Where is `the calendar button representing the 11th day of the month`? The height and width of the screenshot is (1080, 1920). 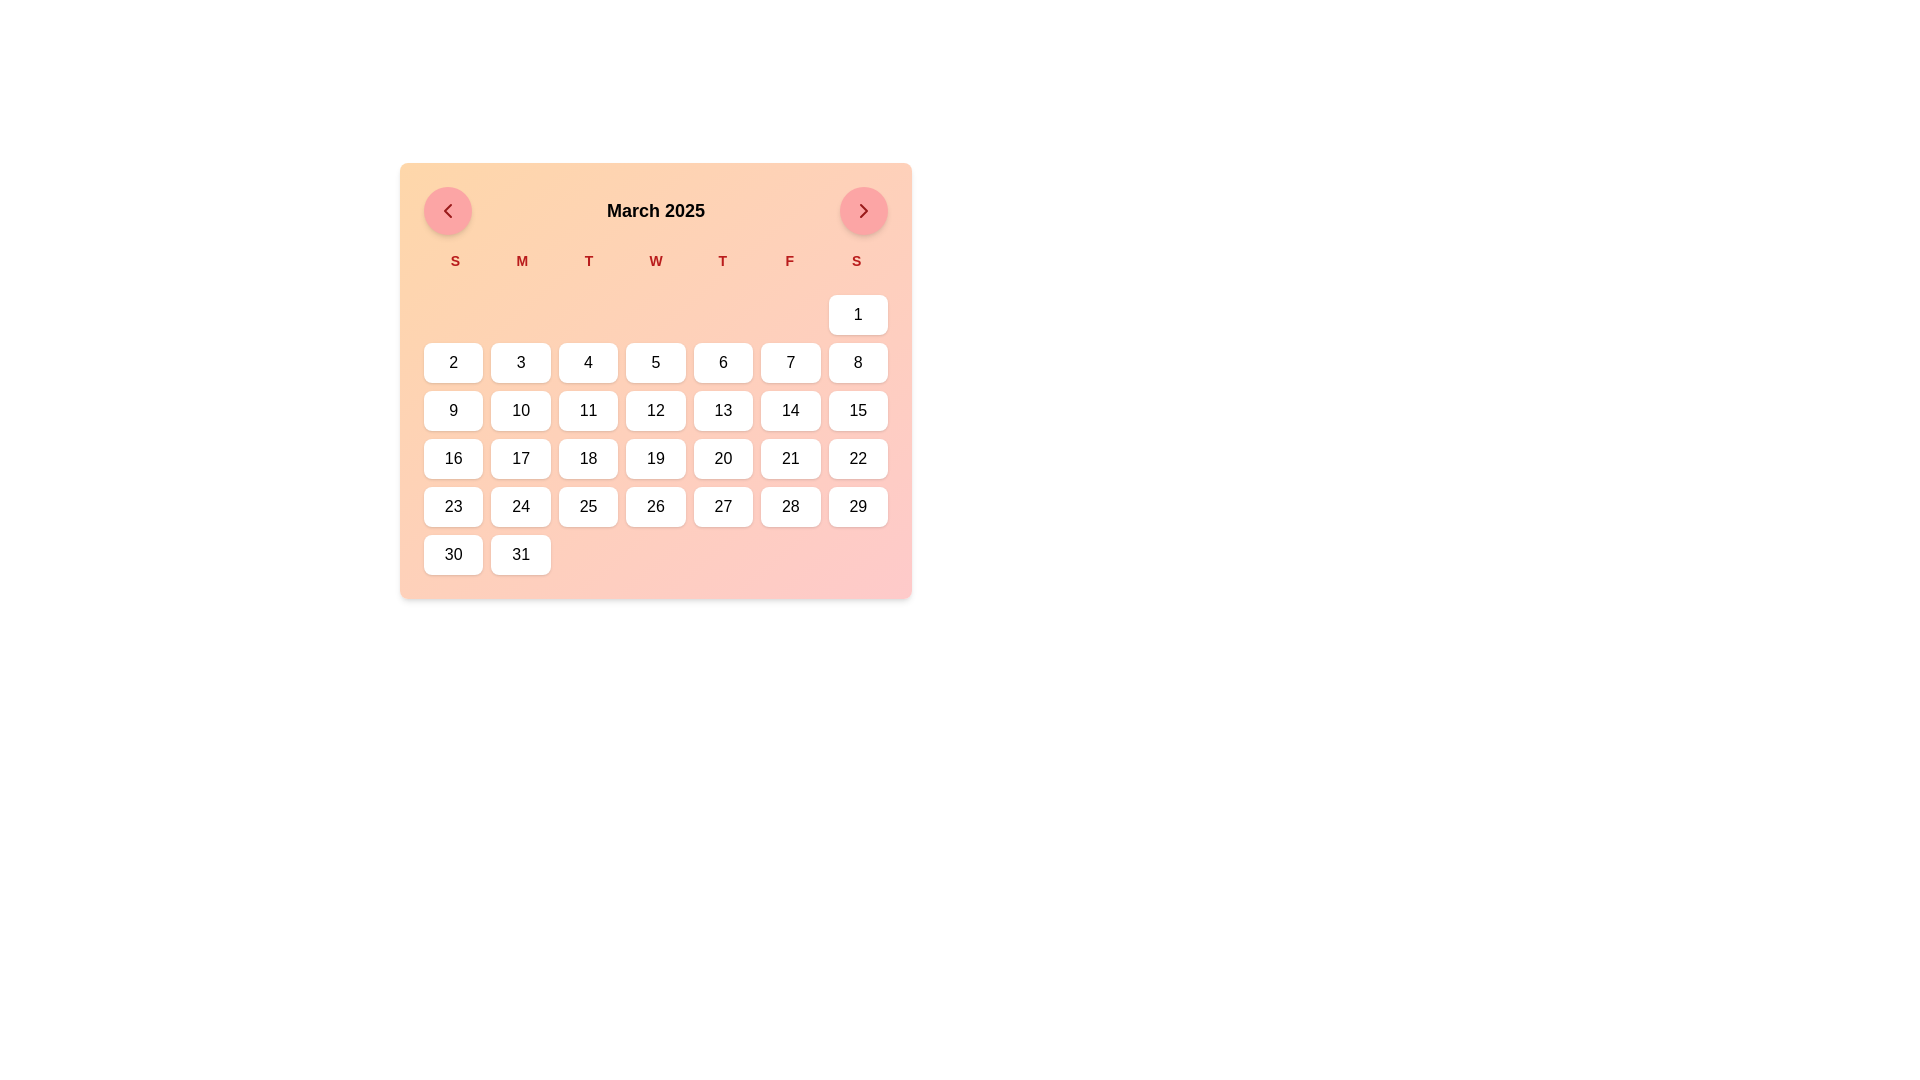
the calendar button representing the 11th day of the month is located at coordinates (587, 410).